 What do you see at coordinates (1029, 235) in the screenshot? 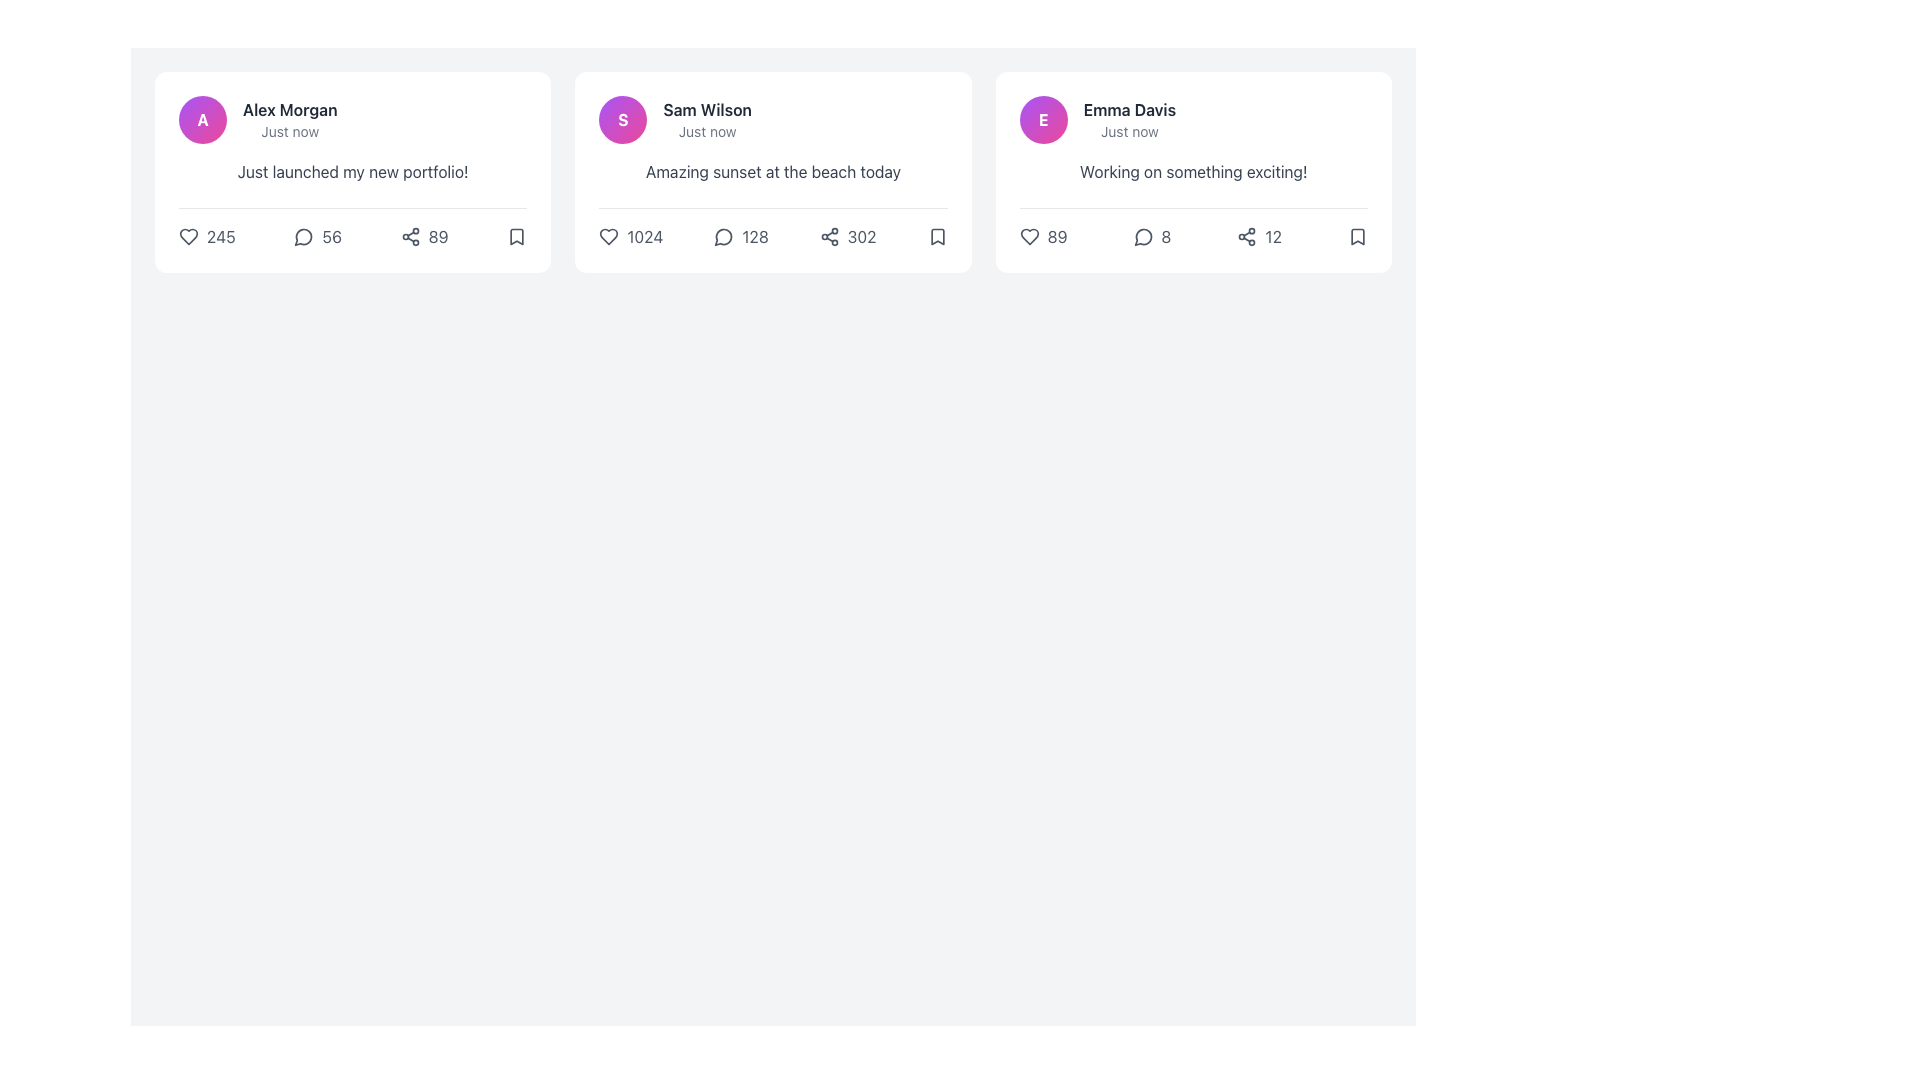
I see `the heart icon in the interaction row of Emma Davis's card` at bounding box center [1029, 235].